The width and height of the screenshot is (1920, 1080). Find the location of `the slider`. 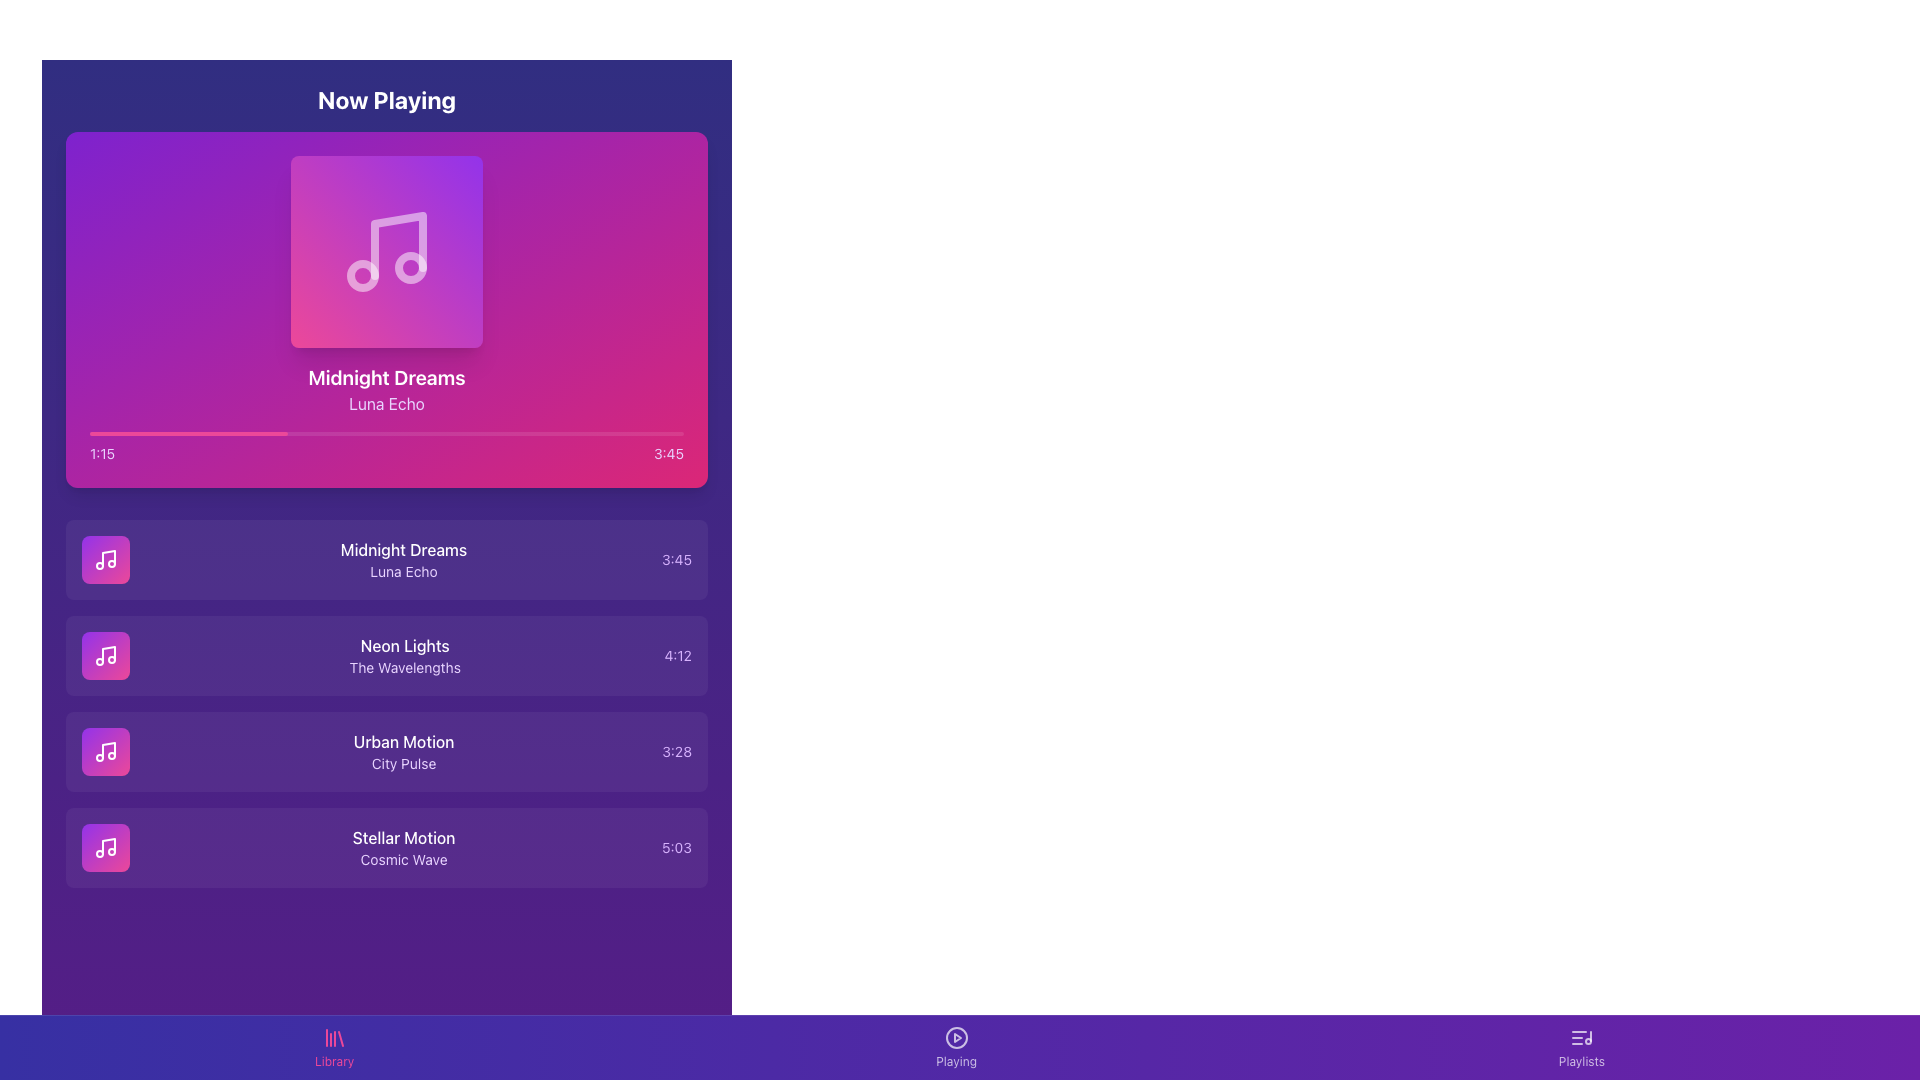

the slider is located at coordinates (623, 433).